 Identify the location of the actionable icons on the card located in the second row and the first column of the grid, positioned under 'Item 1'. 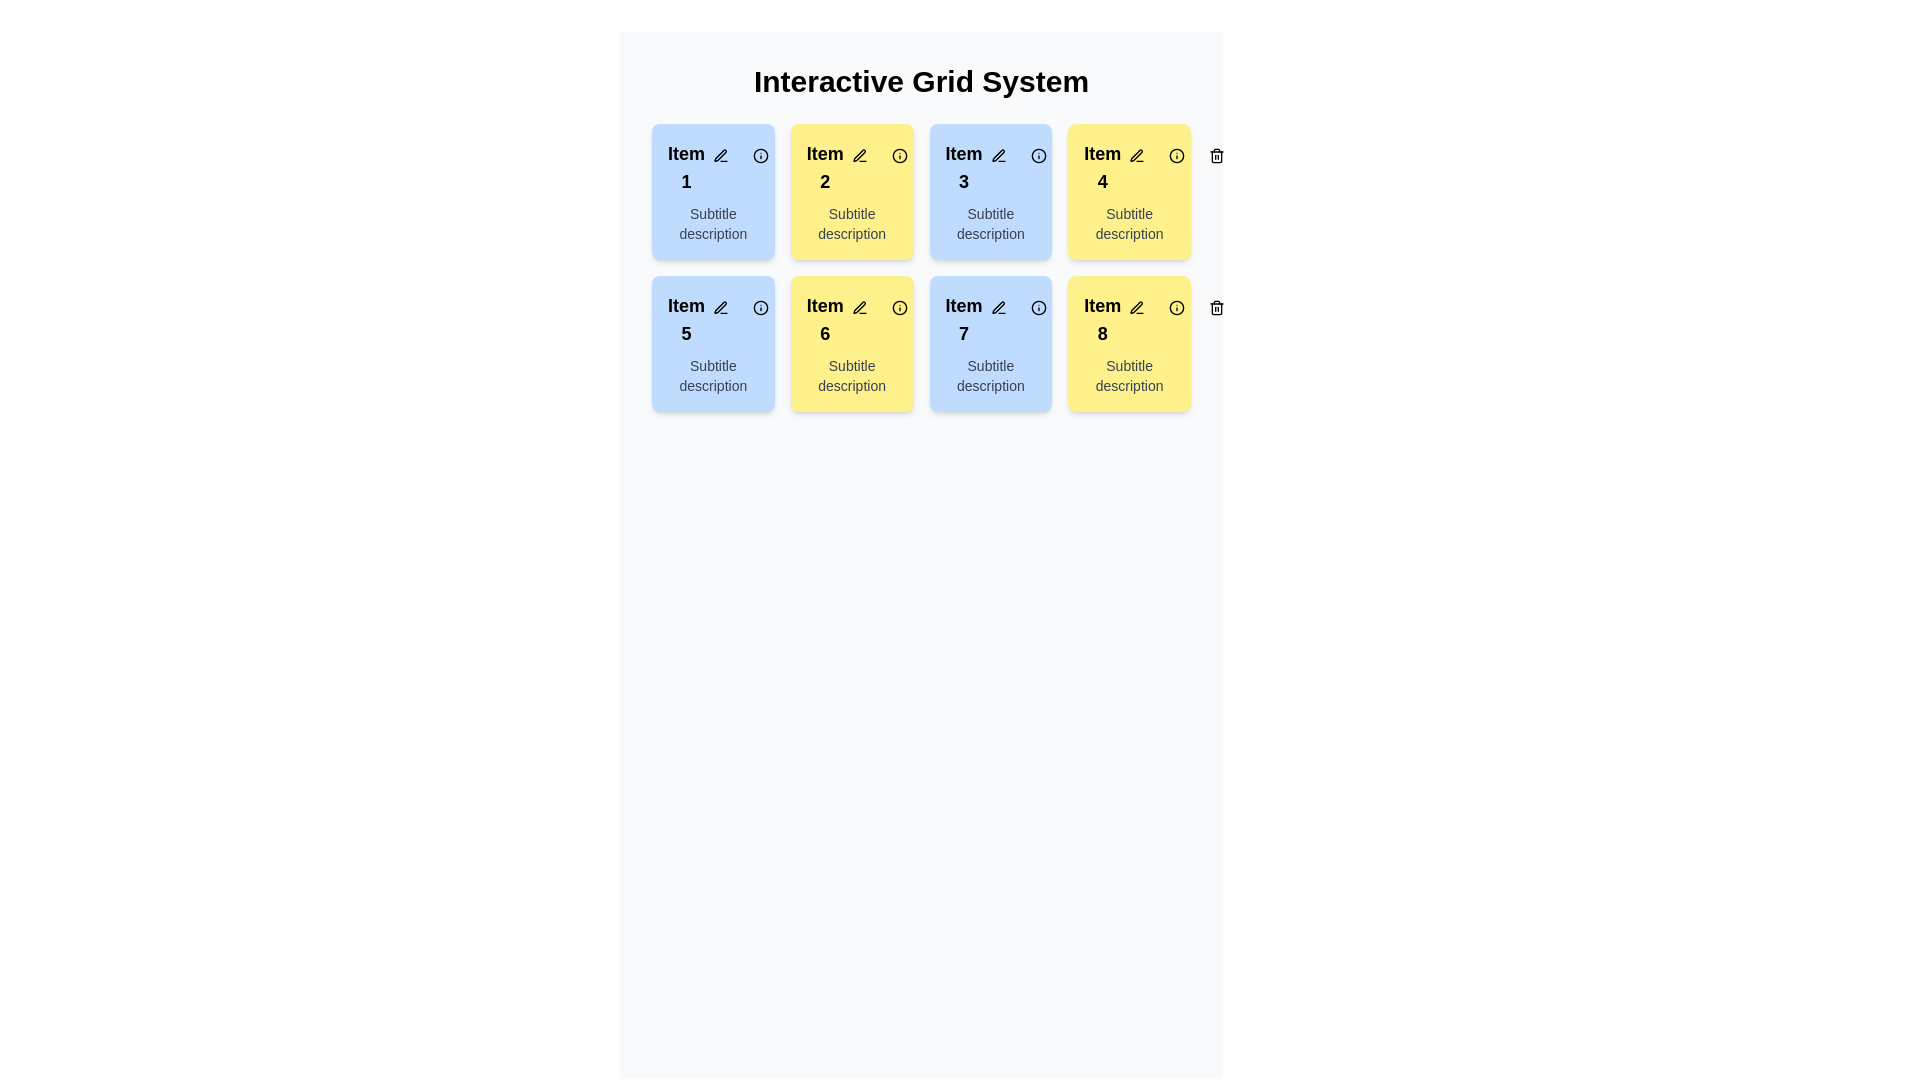
(713, 342).